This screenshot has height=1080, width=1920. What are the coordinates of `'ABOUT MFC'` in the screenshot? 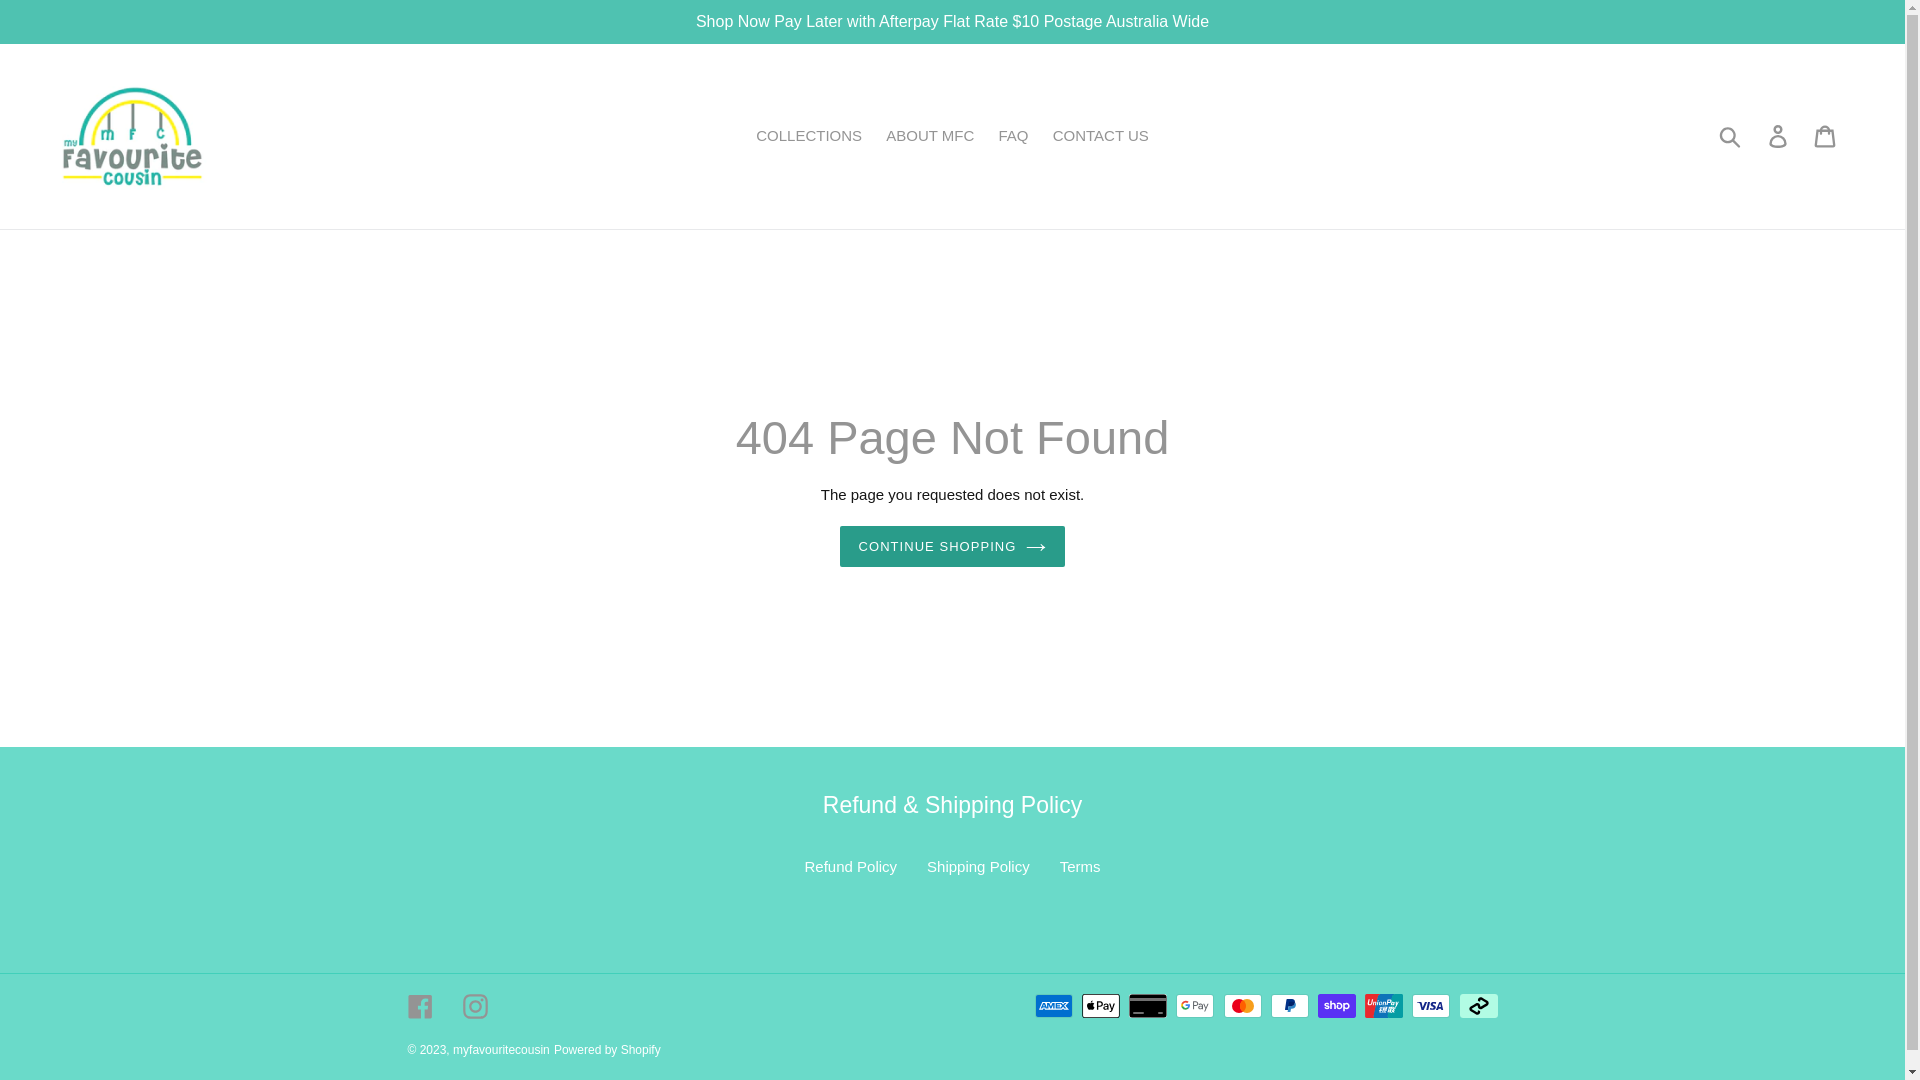 It's located at (929, 135).